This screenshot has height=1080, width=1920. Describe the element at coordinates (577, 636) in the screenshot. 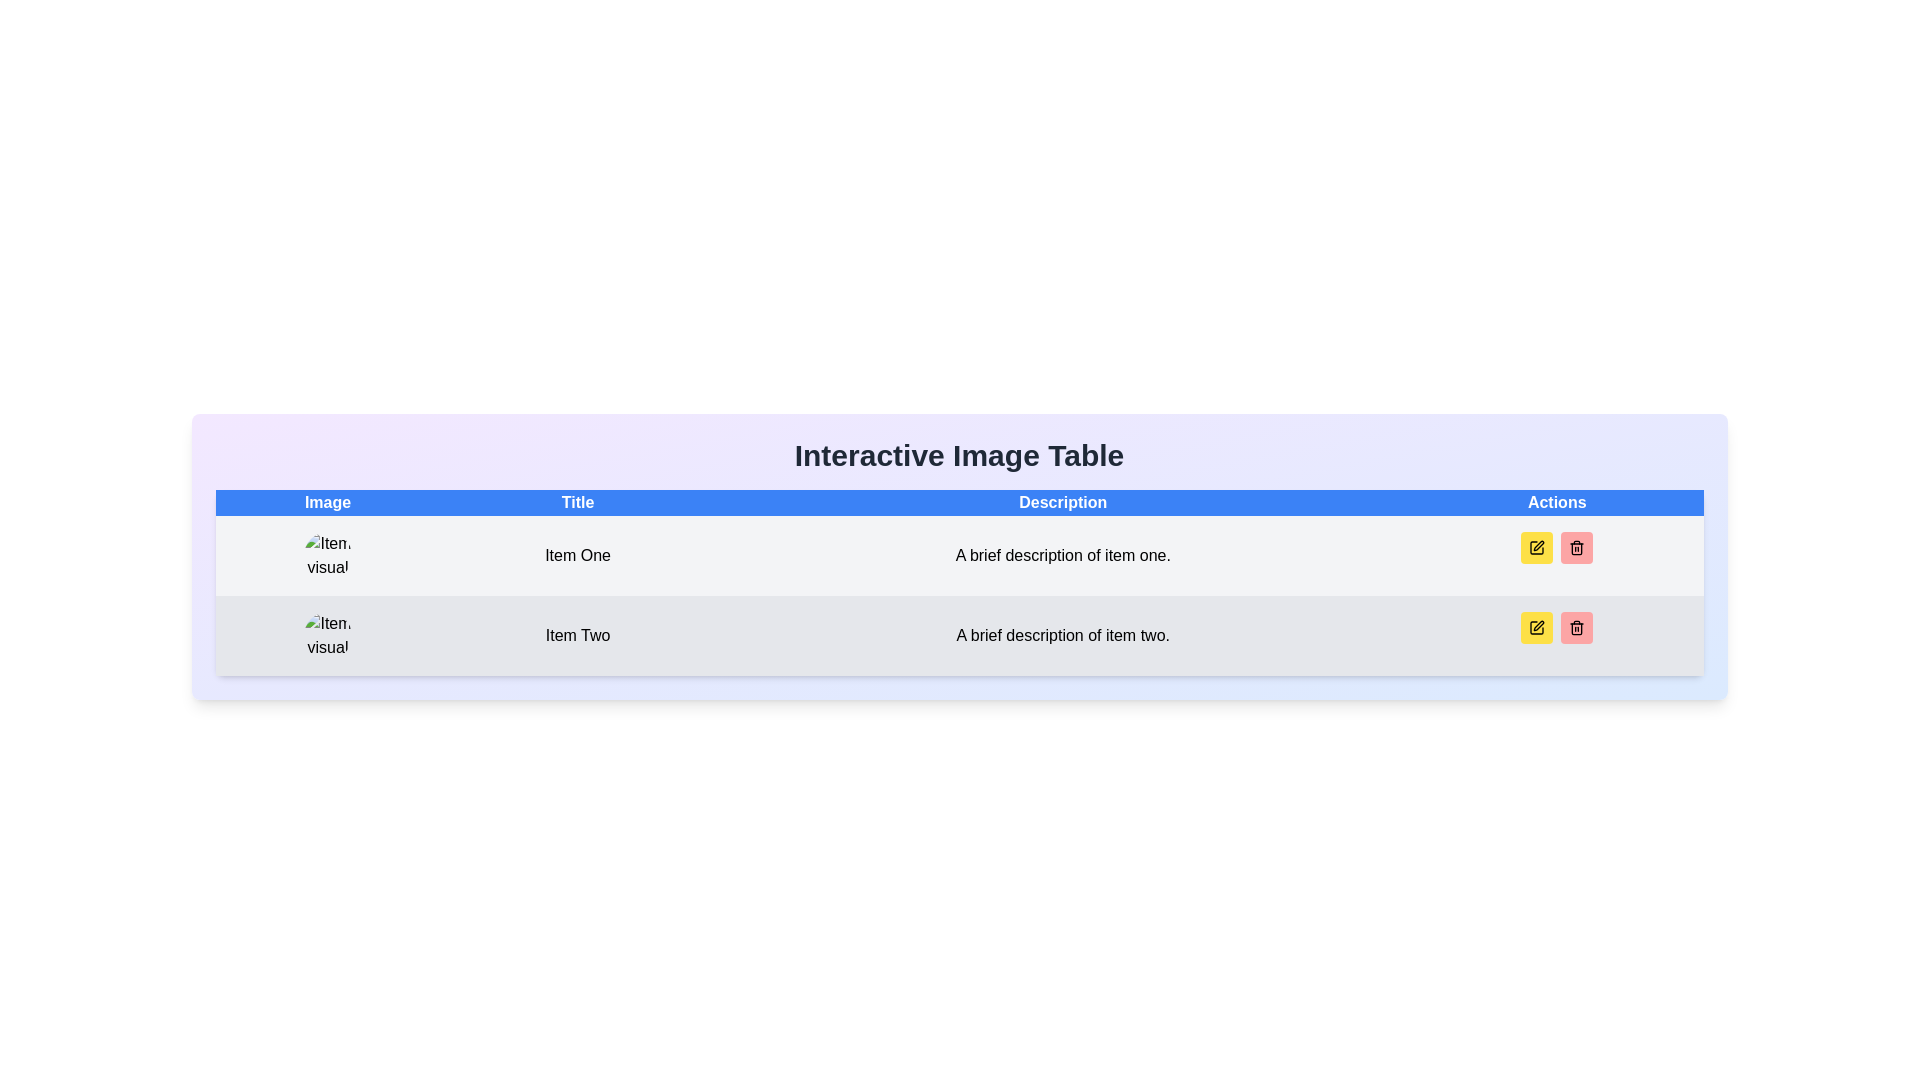

I see `the text element displaying 'Item Two' in the 'Title' column of the table layout` at that location.